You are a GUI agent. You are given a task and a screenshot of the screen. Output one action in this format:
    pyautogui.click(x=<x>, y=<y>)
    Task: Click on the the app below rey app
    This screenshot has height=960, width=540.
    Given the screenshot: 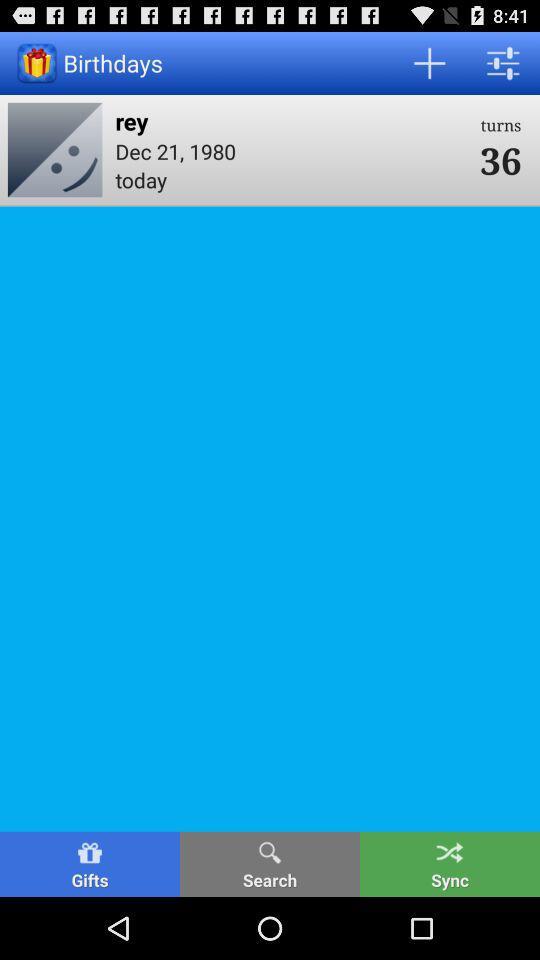 What is the action you would take?
    pyautogui.click(x=290, y=150)
    